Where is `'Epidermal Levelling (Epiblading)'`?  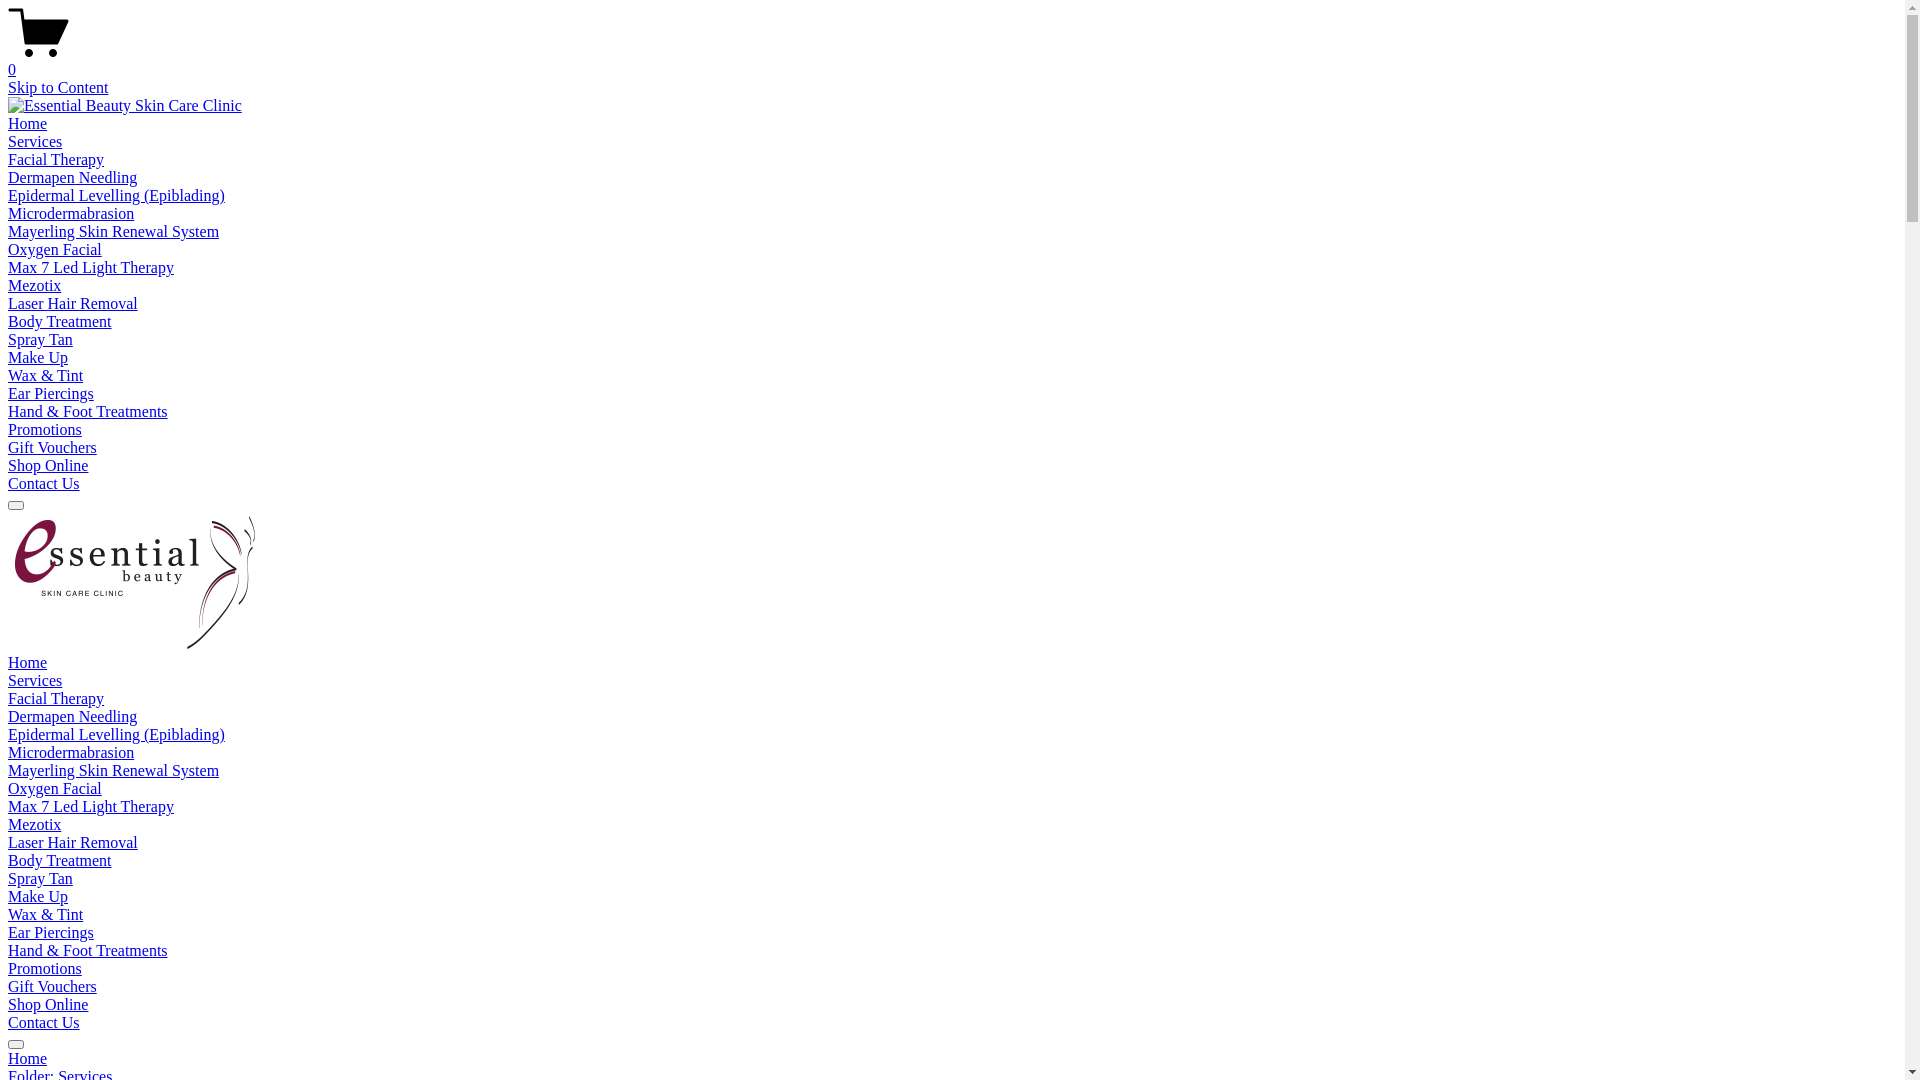
'Epidermal Levelling (Epiblading)' is located at coordinates (115, 195).